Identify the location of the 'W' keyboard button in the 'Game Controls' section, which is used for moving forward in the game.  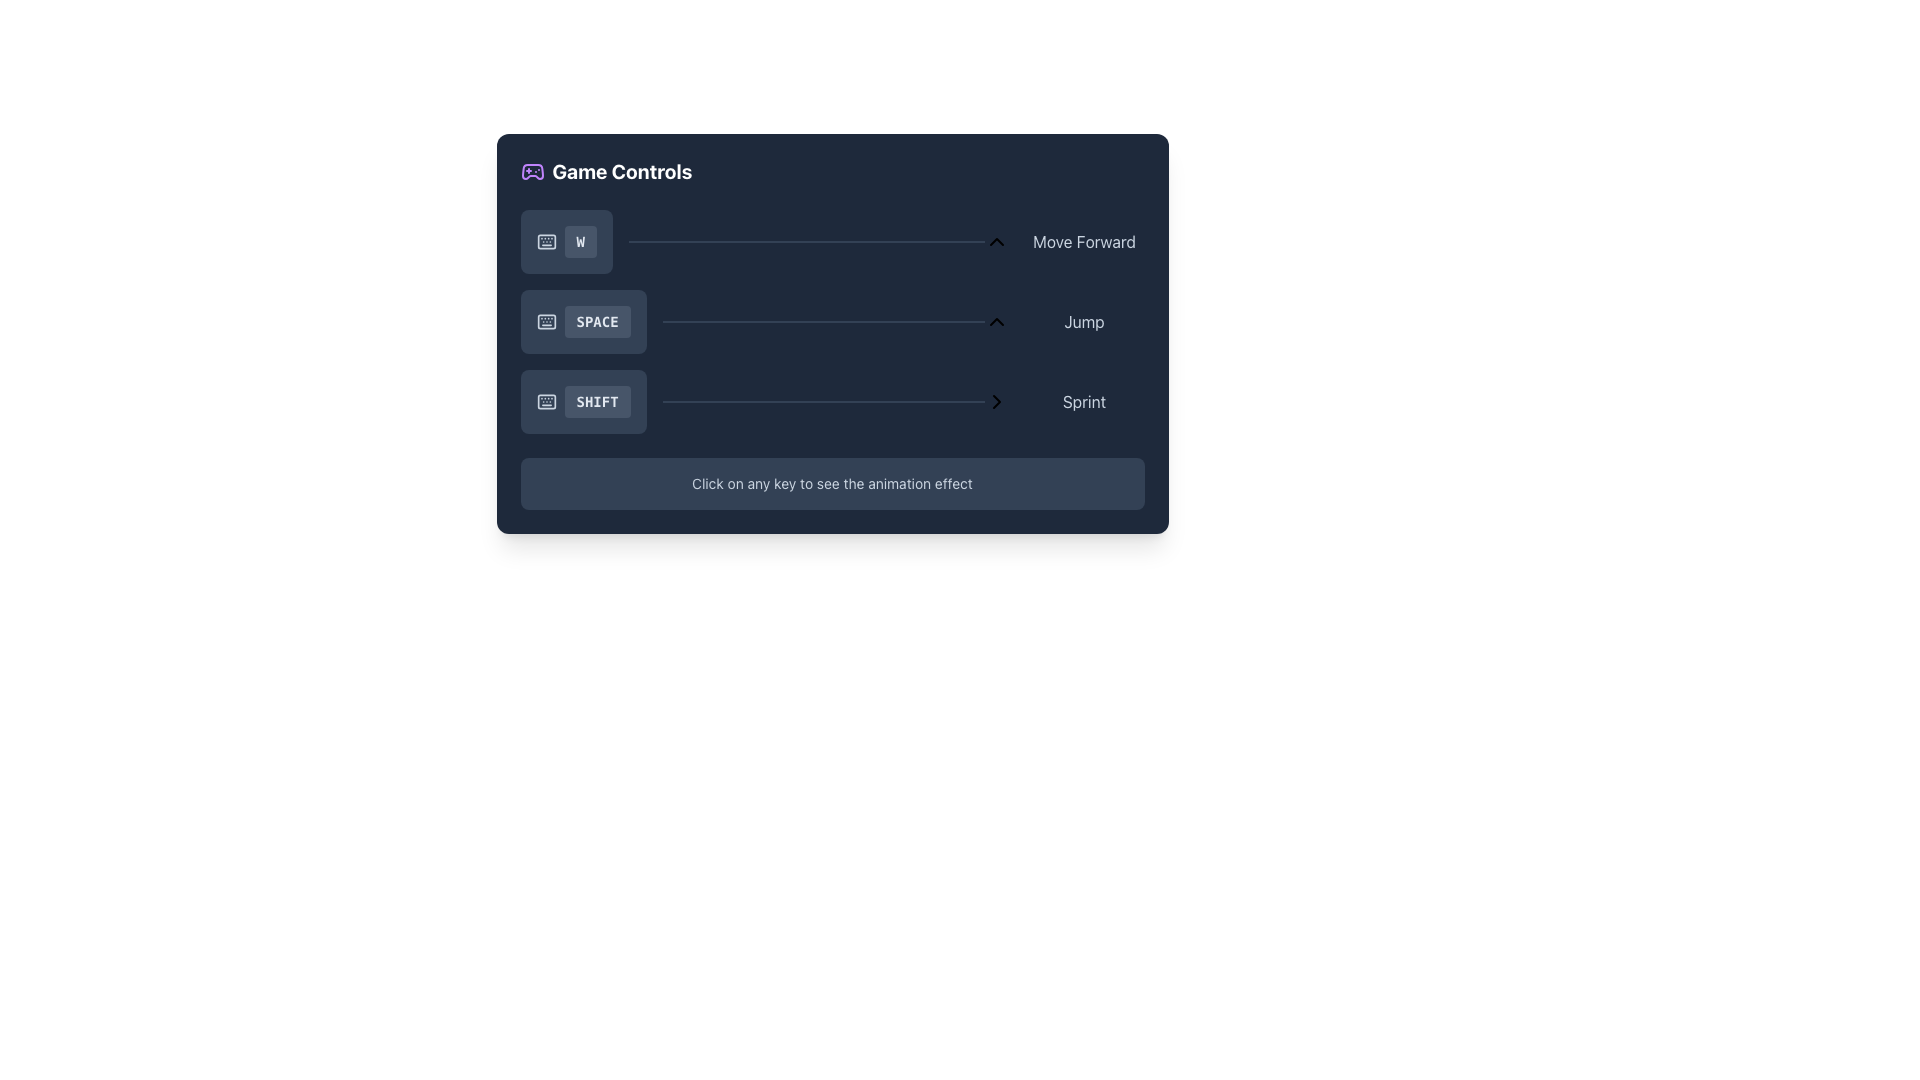
(565, 241).